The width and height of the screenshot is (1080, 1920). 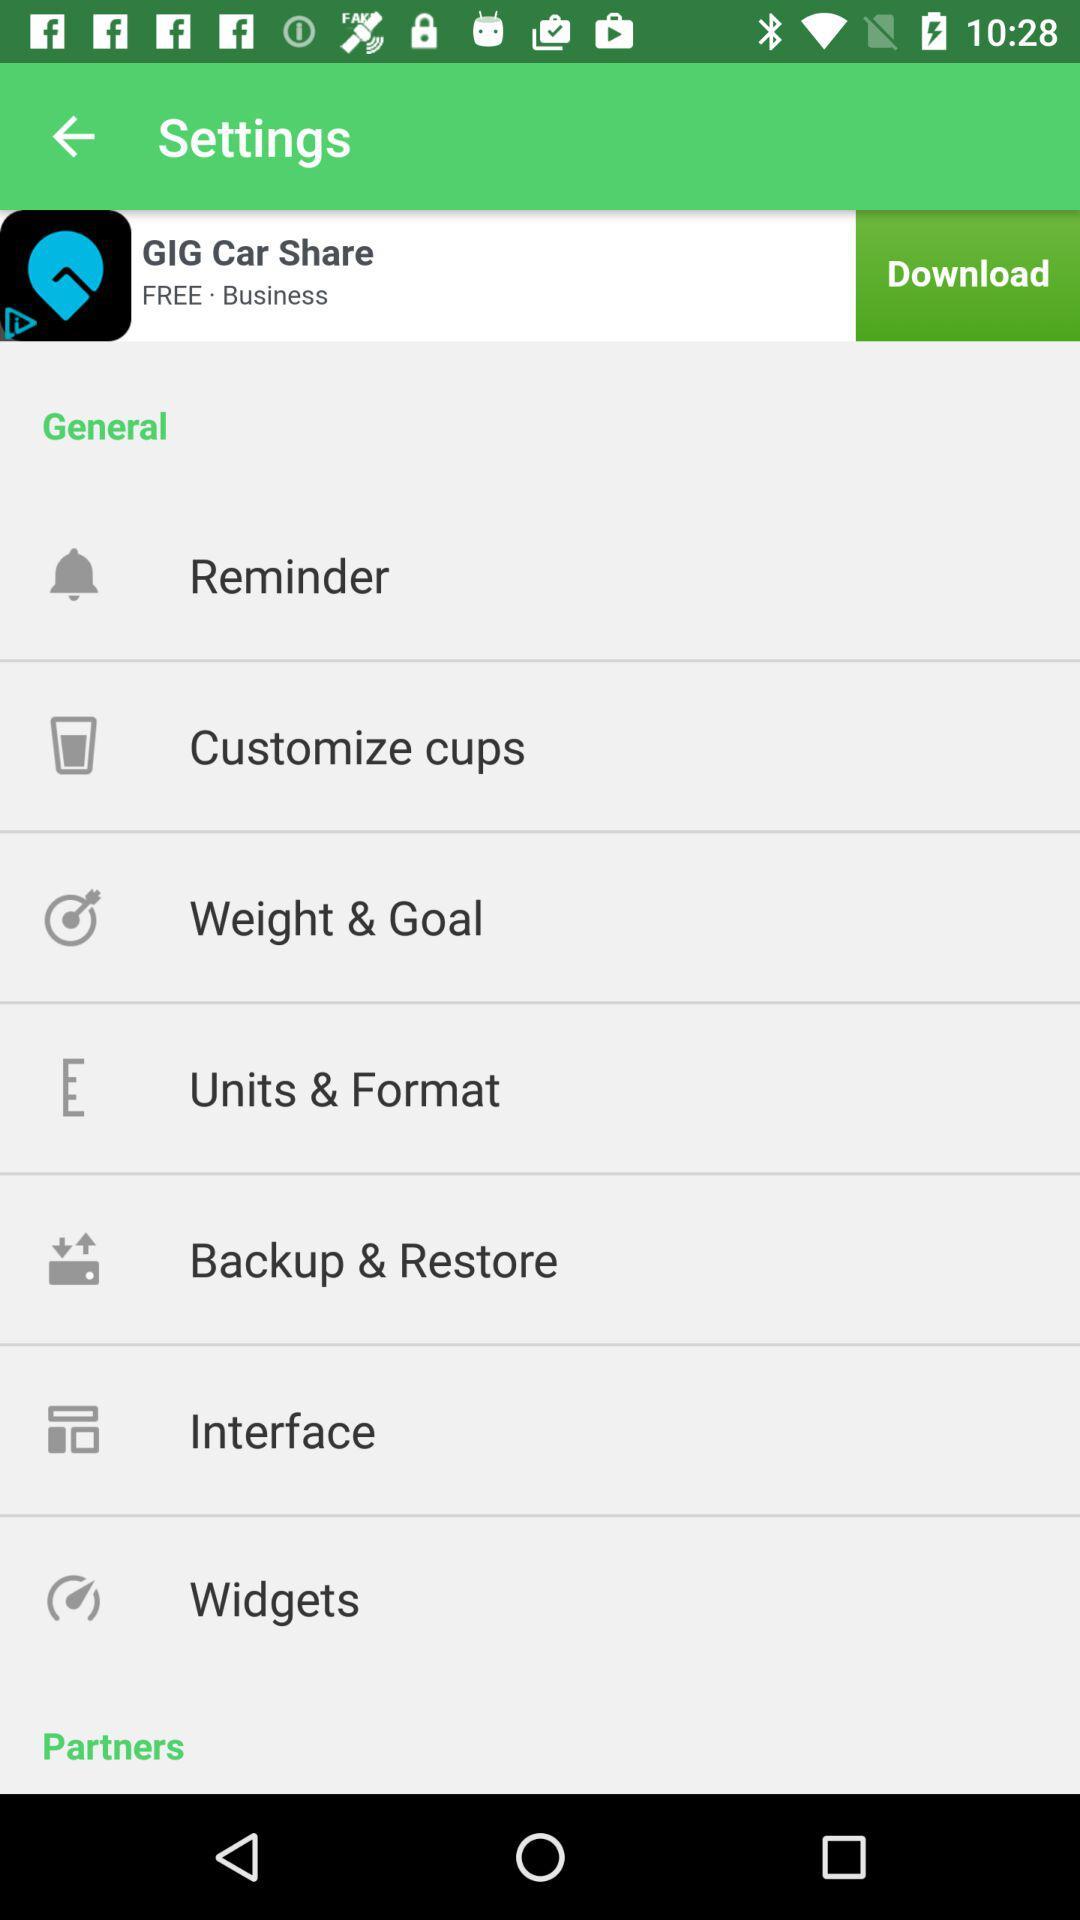 What do you see at coordinates (115, 1086) in the screenshot?
I see `the icon on left to the button unitsformat on the web page` at bounding box center [115, 1086].